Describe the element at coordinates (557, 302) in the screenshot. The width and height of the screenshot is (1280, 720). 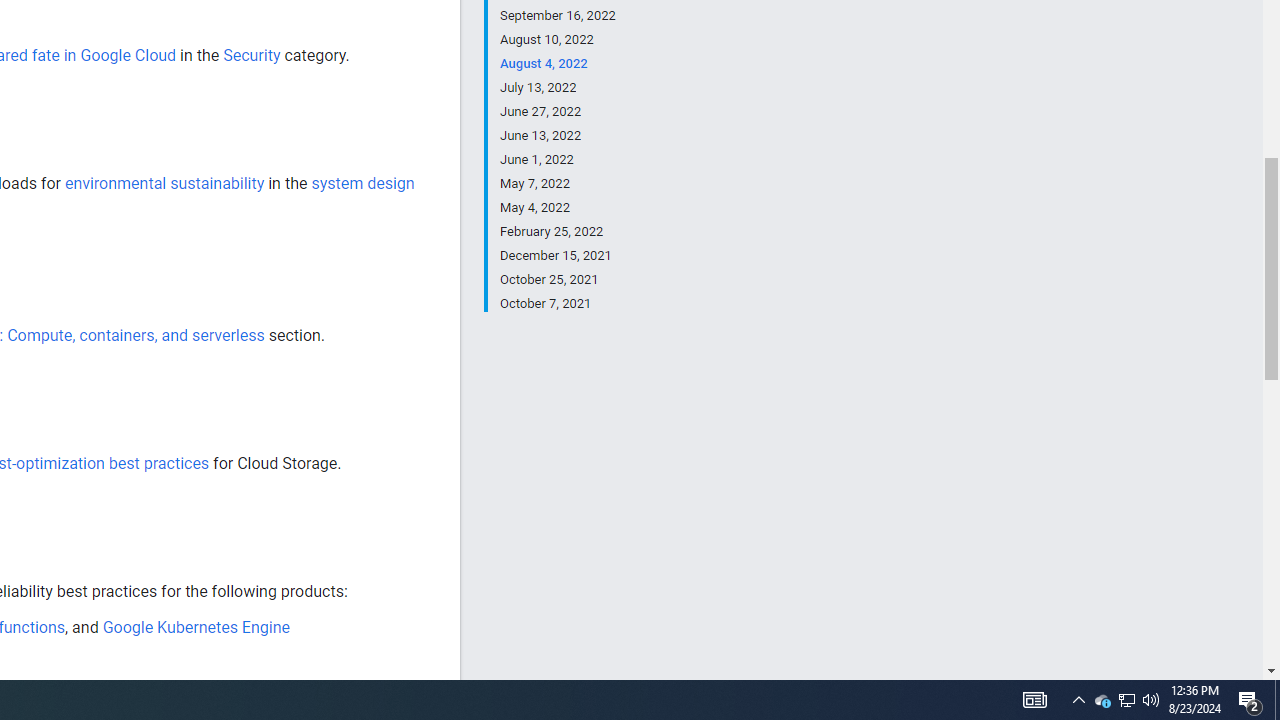
I see `'October 7, 2021'` at that location.